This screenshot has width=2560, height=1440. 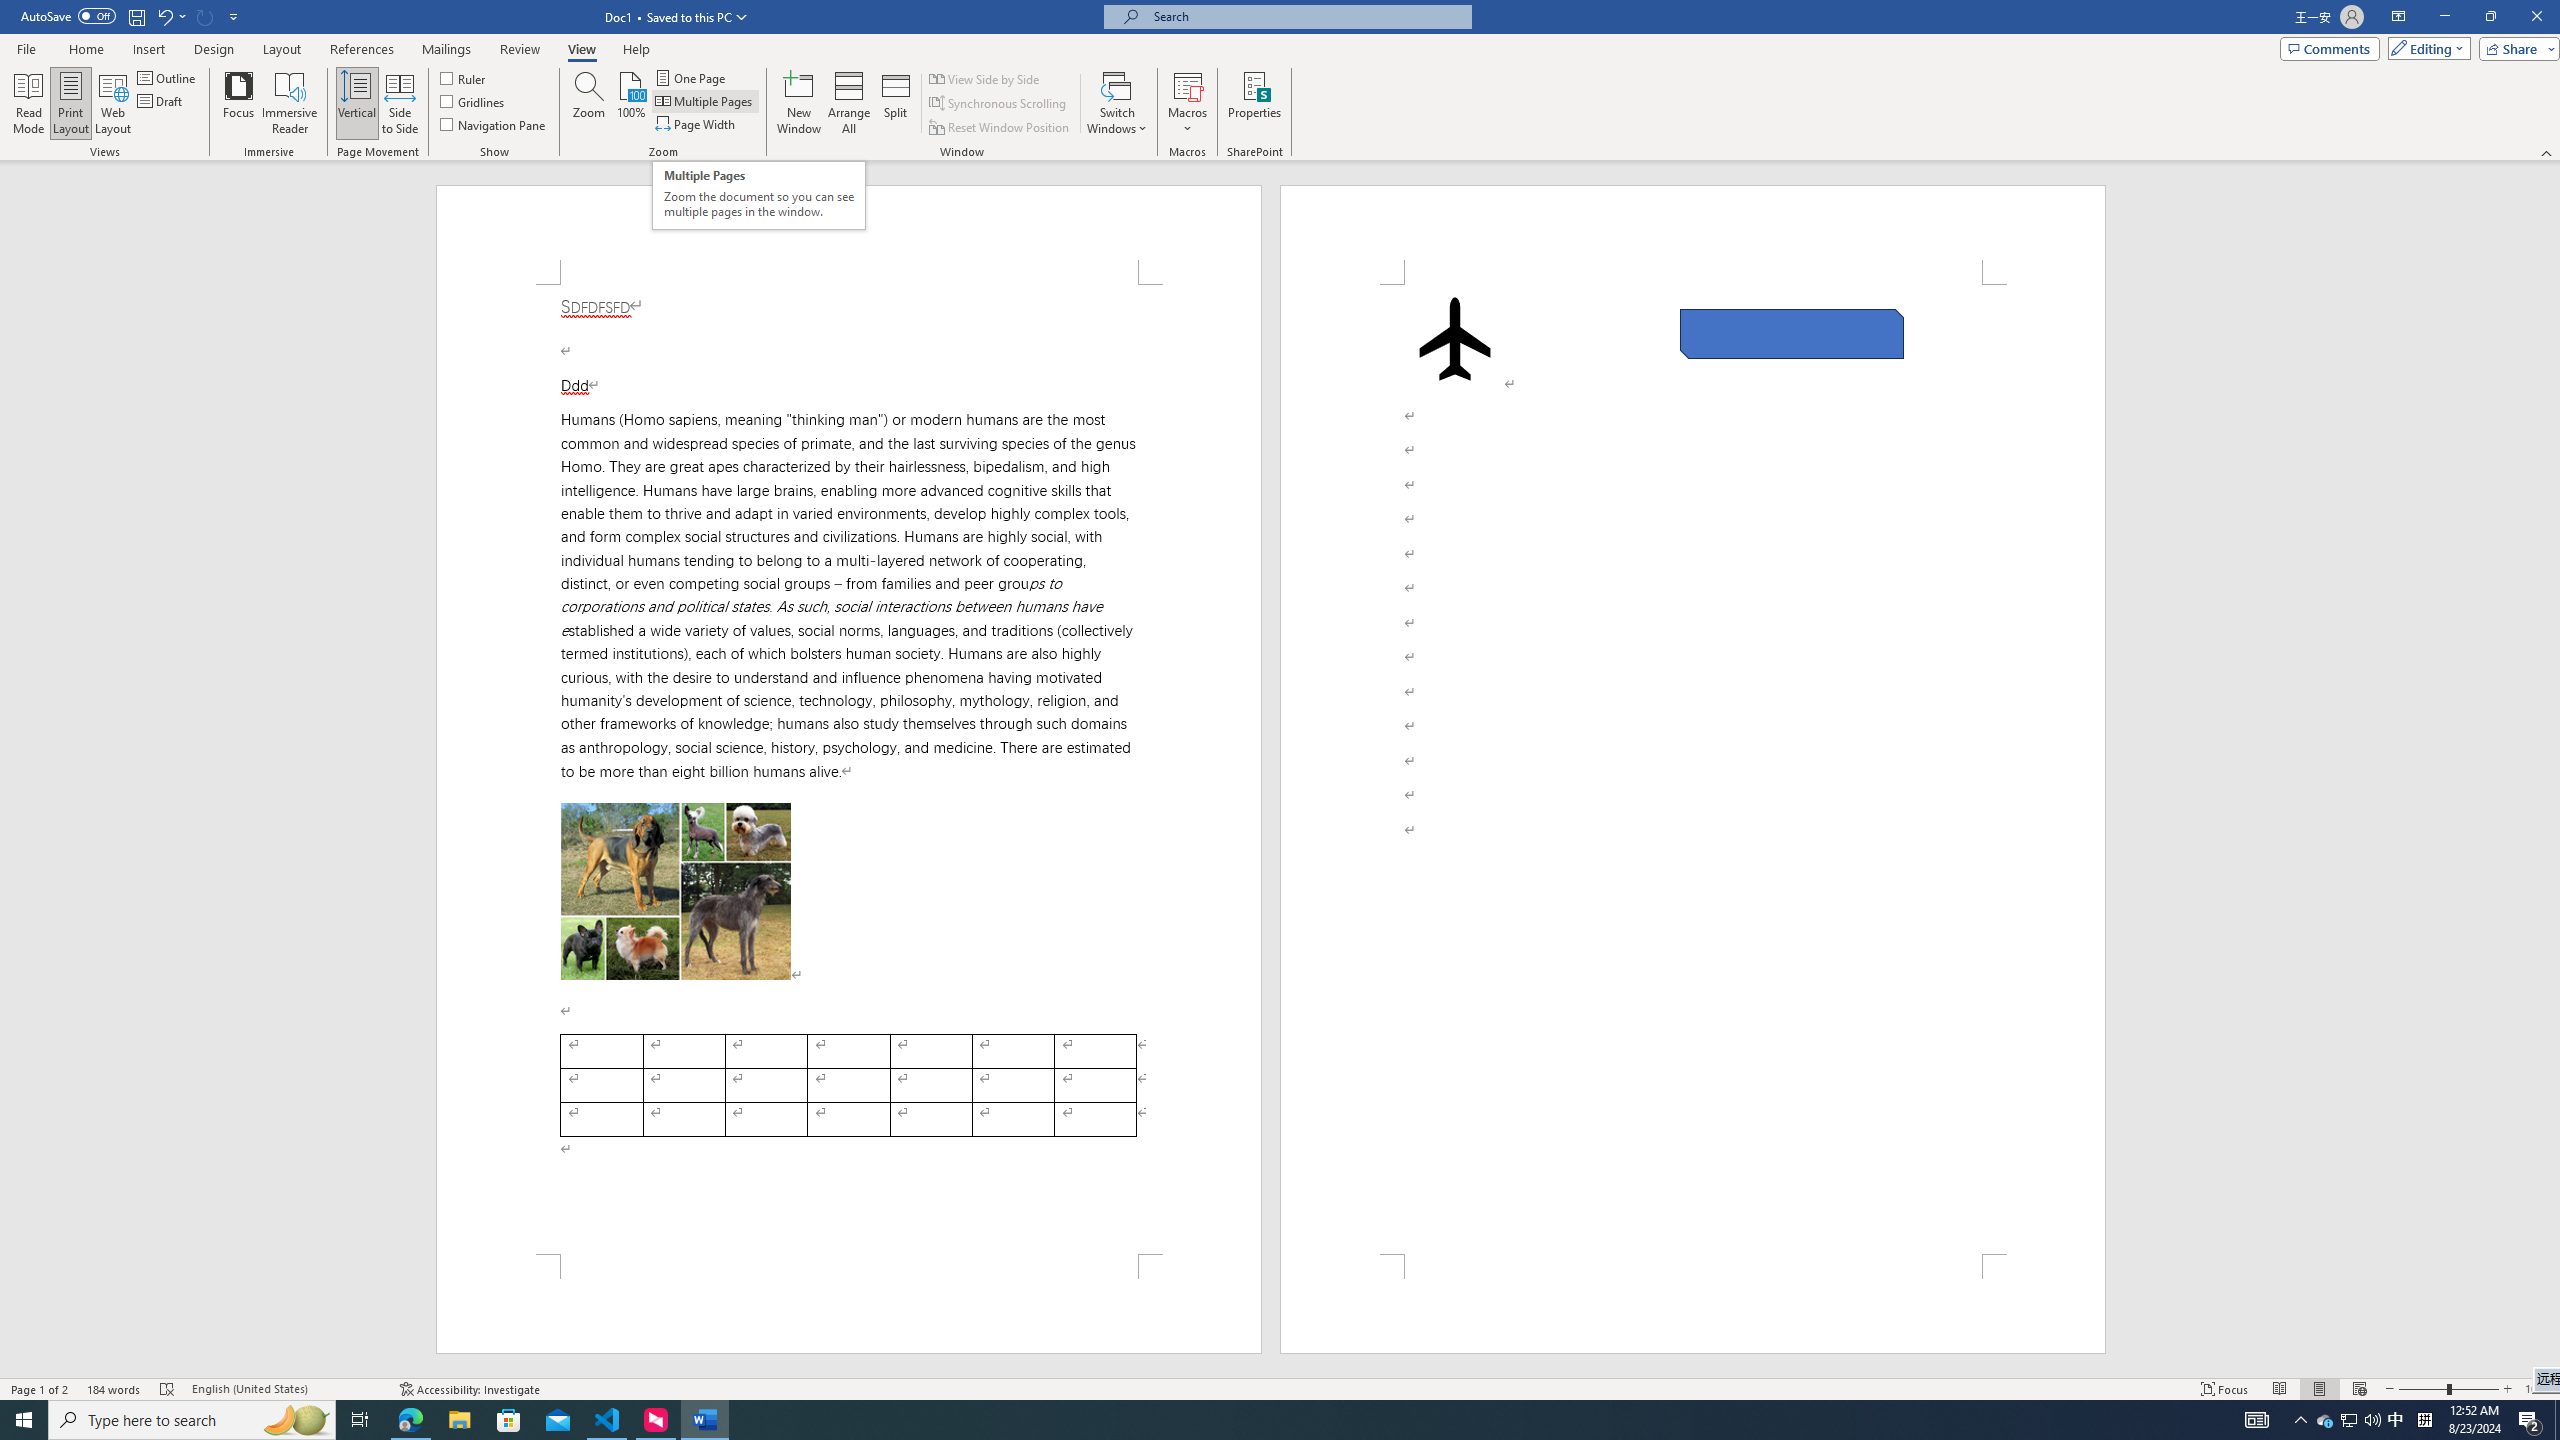 What do you see at coordinates (113, 1389) in the screenshot?
I see `'Word Count 184 words'` at bounding box center [113, 1389].